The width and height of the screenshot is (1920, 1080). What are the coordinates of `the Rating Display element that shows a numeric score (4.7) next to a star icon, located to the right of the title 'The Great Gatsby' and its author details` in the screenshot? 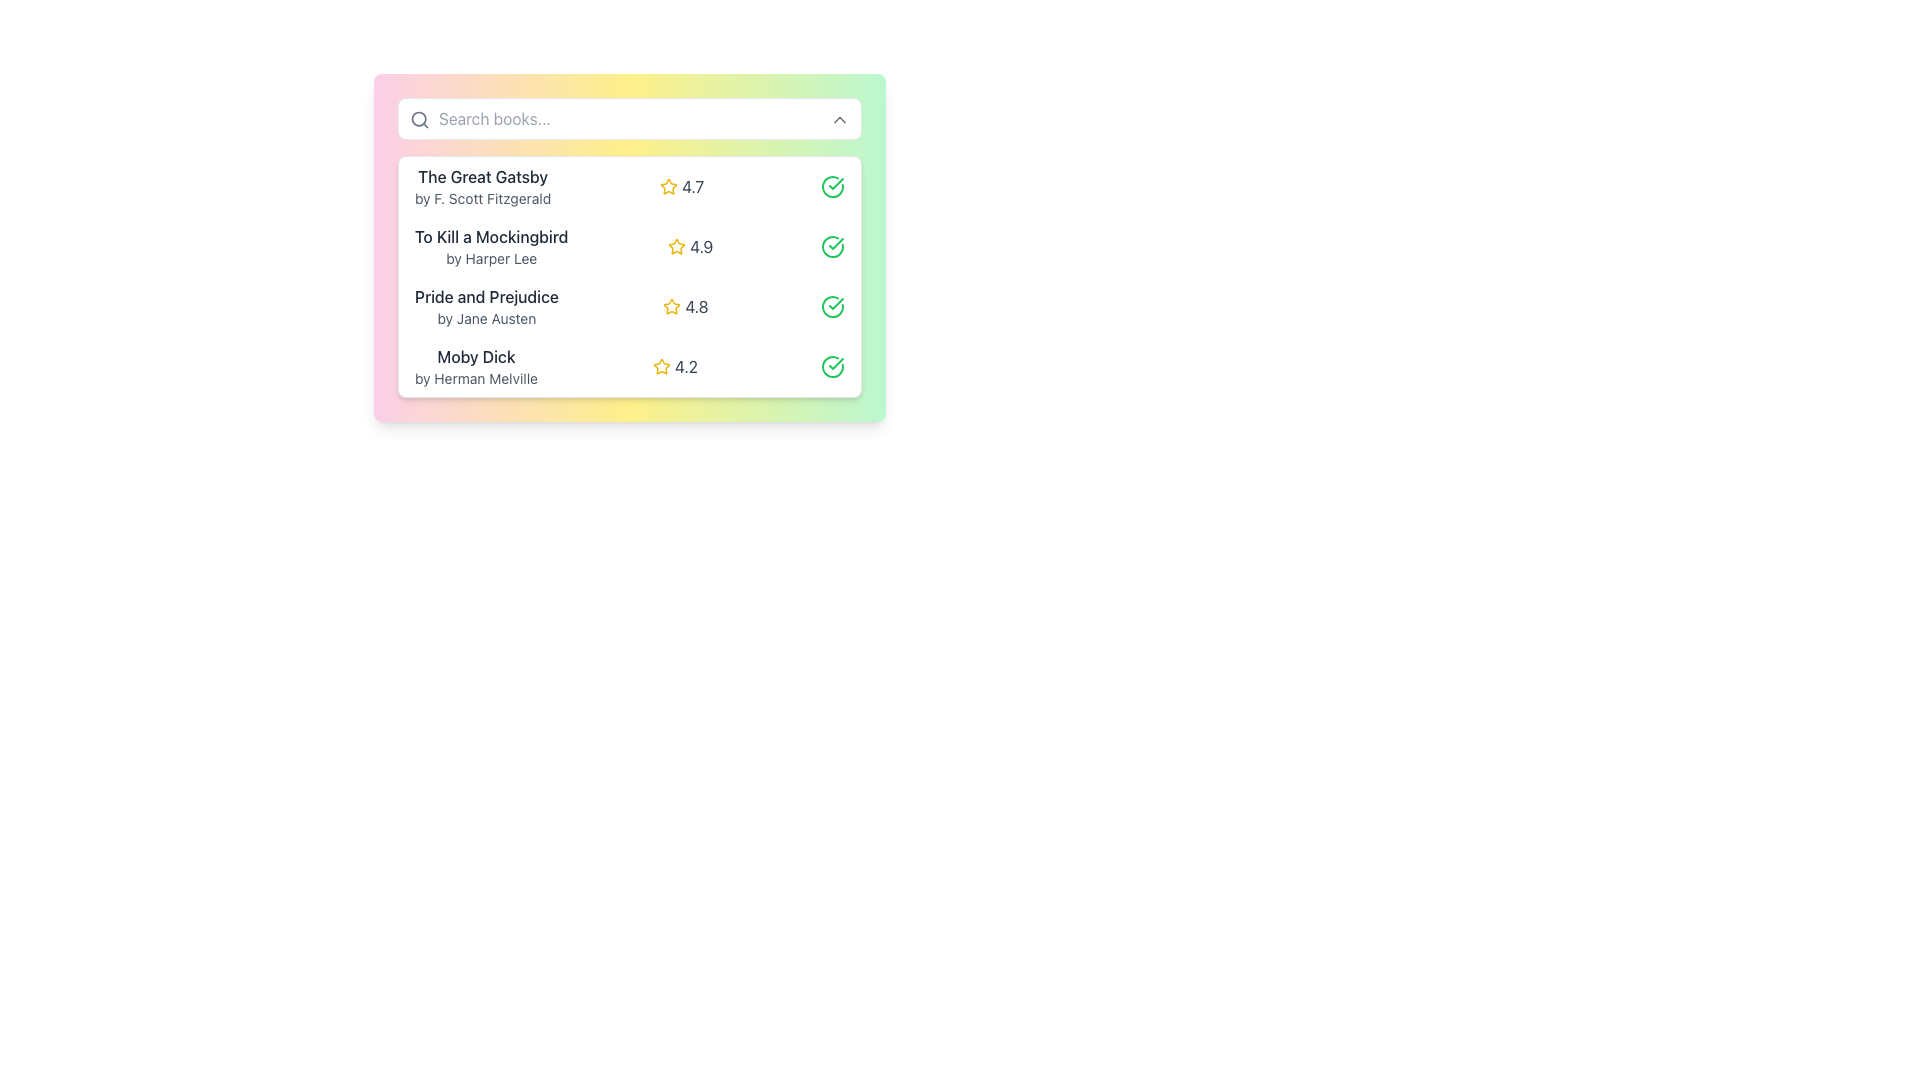 It's located at (682, 186).